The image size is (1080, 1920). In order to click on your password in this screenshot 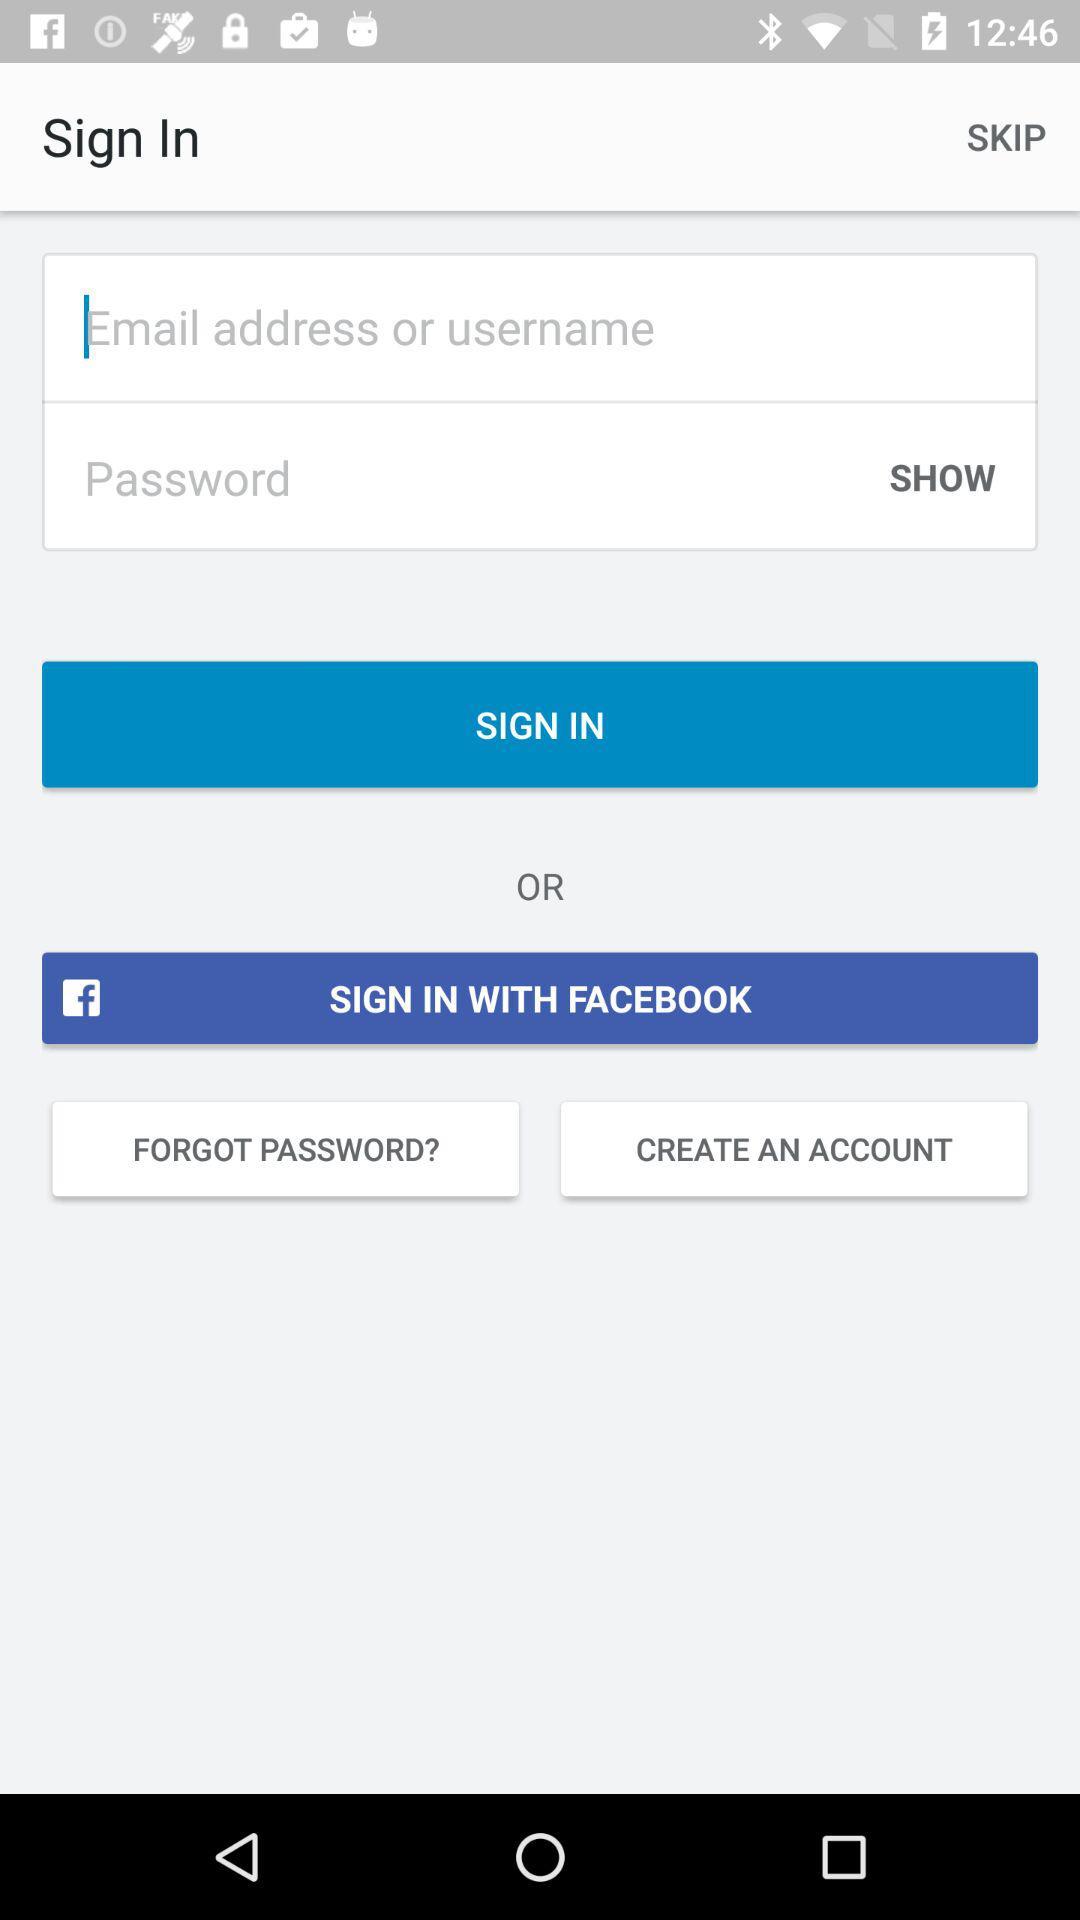, I will do `click(461, 476)`.